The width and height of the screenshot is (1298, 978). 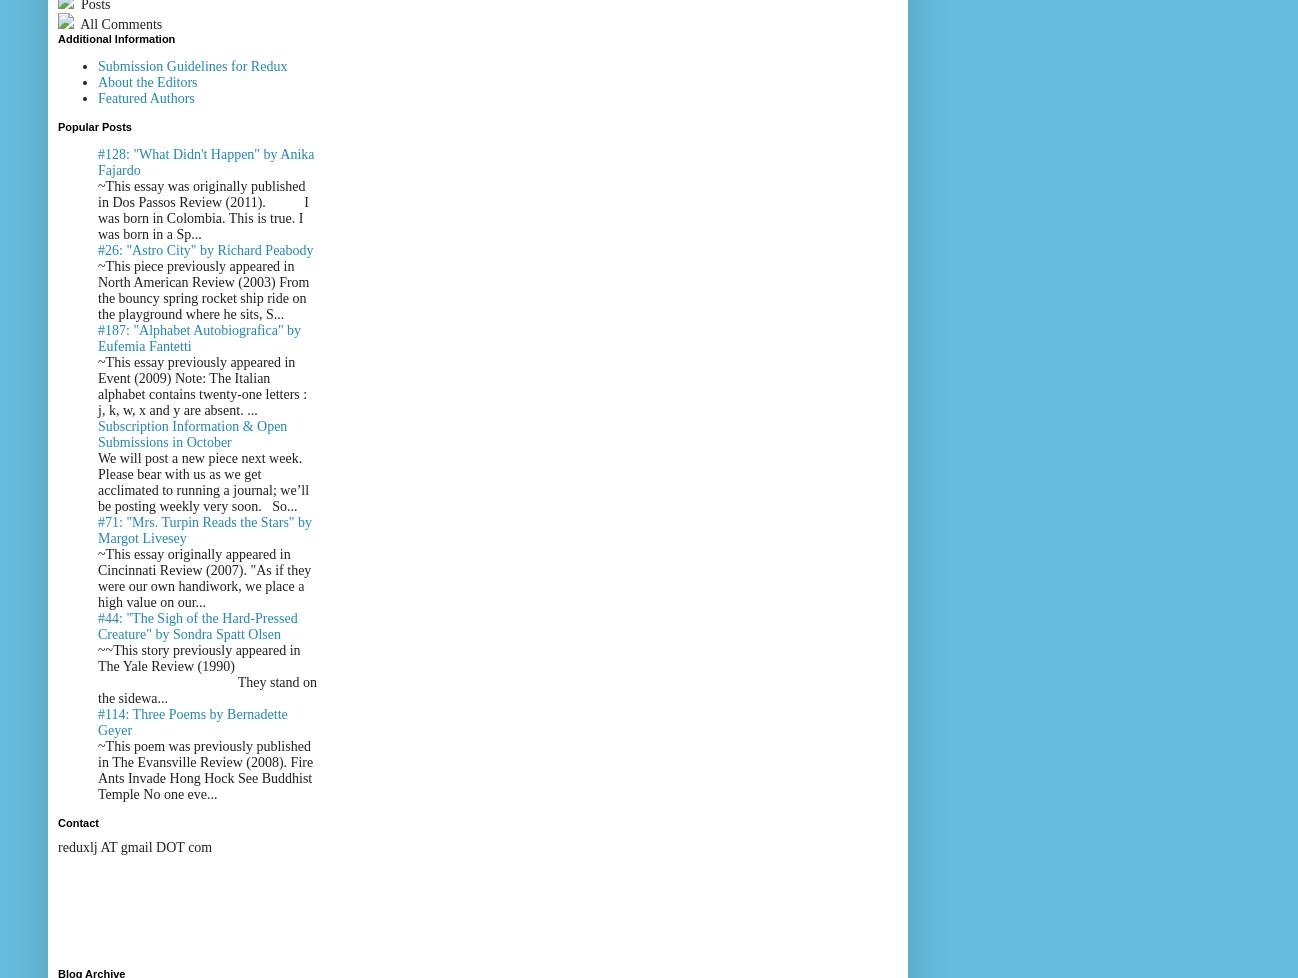 What do you see at coordinates (203, 481) in the screenshot?
I see `'We will post a new piece next week.   Please bear with us as we get acclimated to running a journal; we’ll be posting weekly very soon.   So...'` at bounding box center [203, 481].